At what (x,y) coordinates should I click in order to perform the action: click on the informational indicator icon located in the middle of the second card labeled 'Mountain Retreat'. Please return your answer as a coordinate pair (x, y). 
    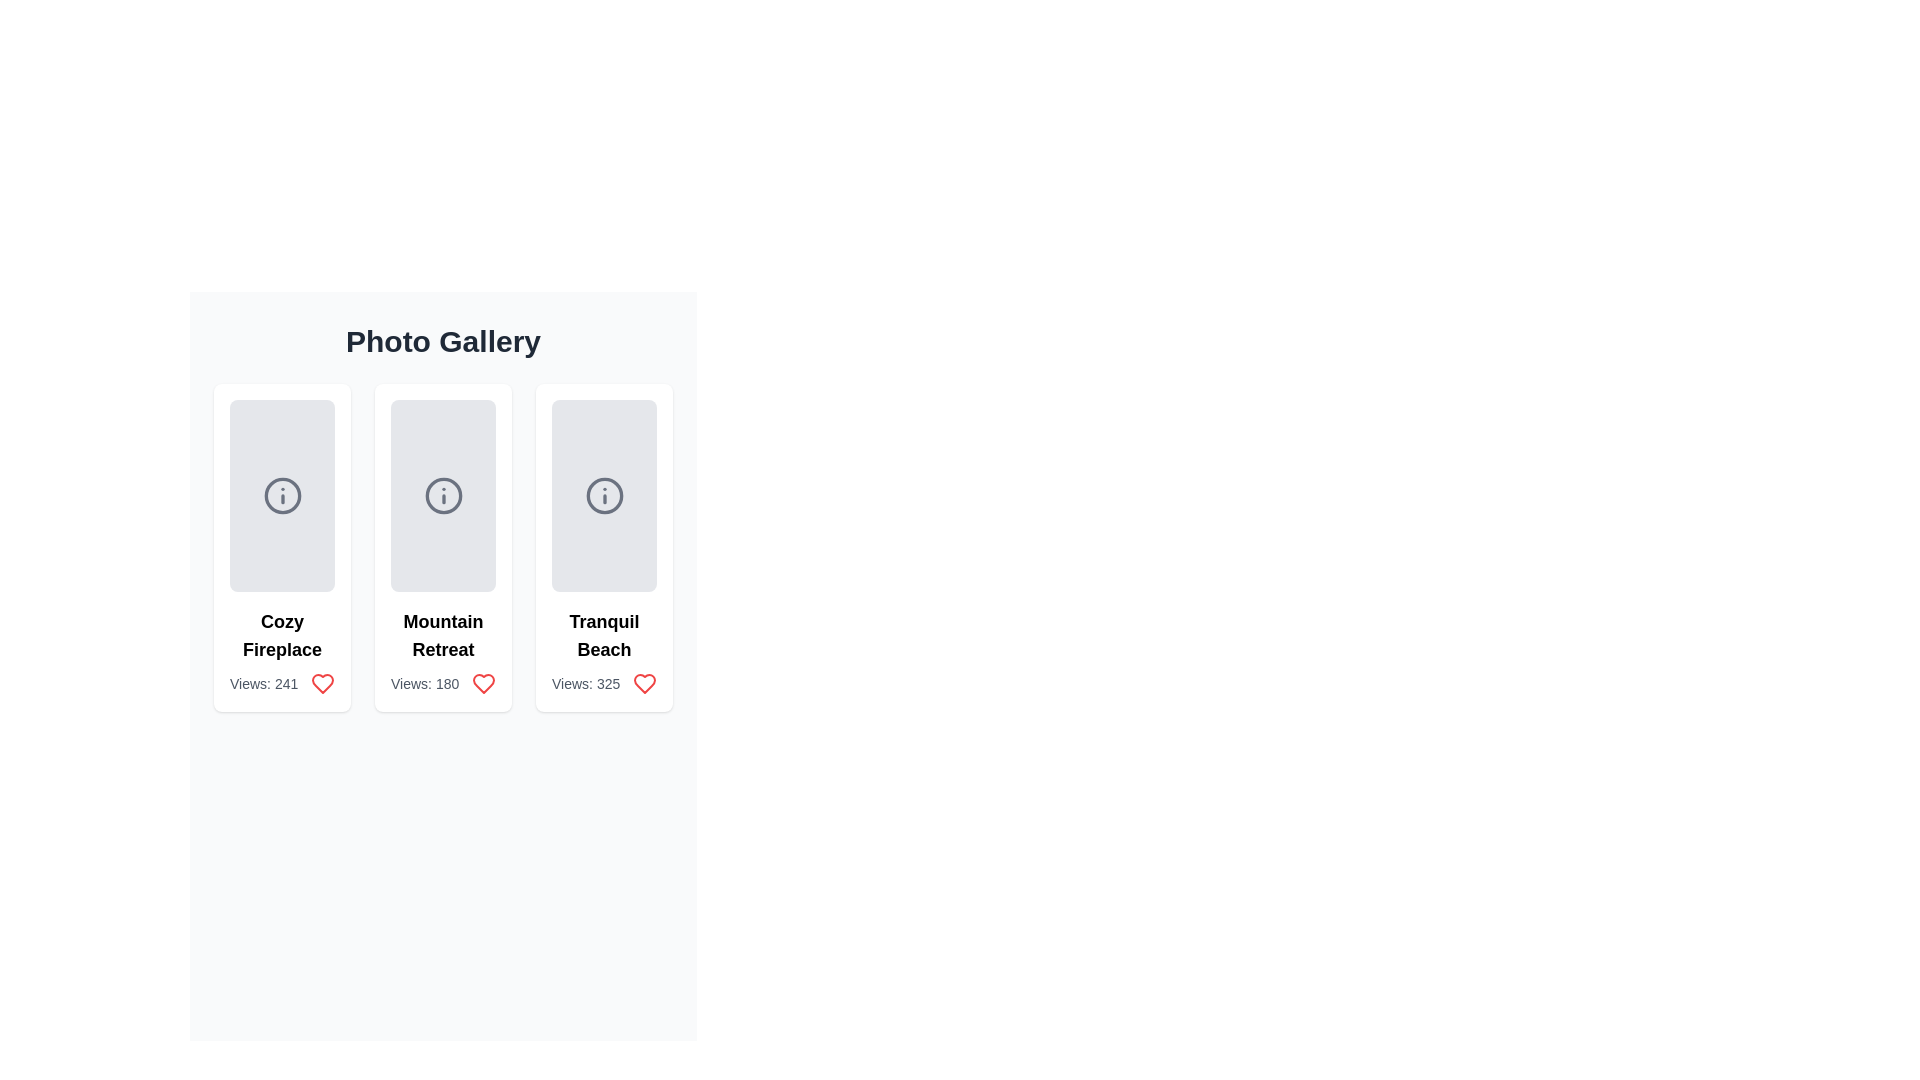
    Looking at the image, I should click on (442, 495).